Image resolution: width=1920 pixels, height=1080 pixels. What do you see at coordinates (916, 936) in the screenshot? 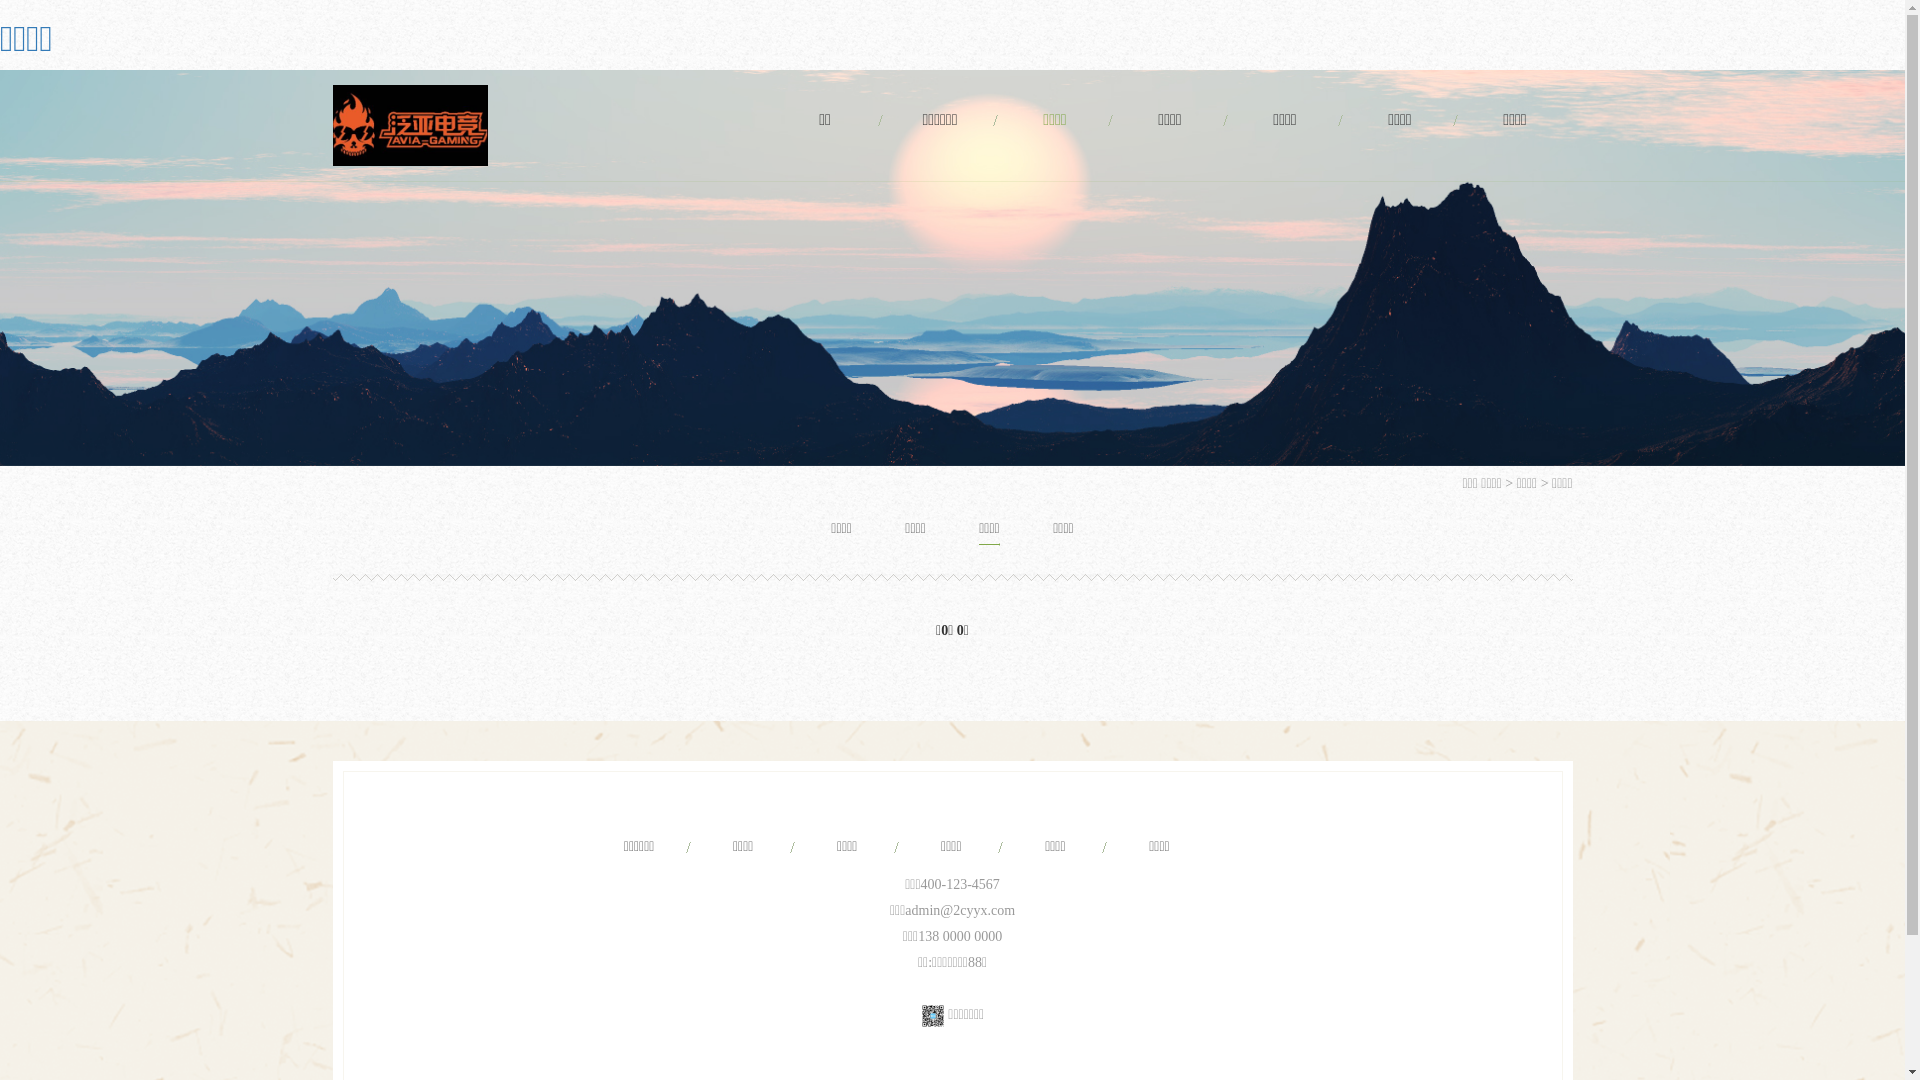
I see `'138 0000 0000'` at bounding box center [916, 936].